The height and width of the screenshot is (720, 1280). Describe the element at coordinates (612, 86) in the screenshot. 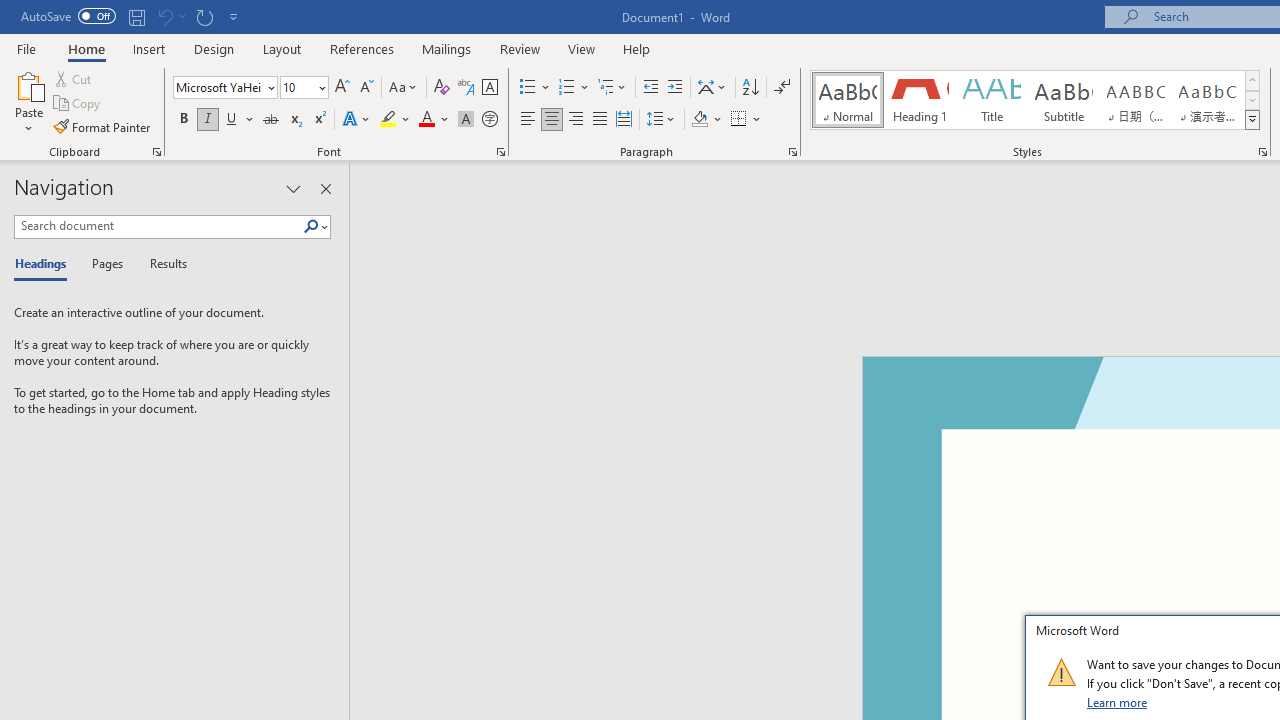

I see `'Multilevel List'` at that location.